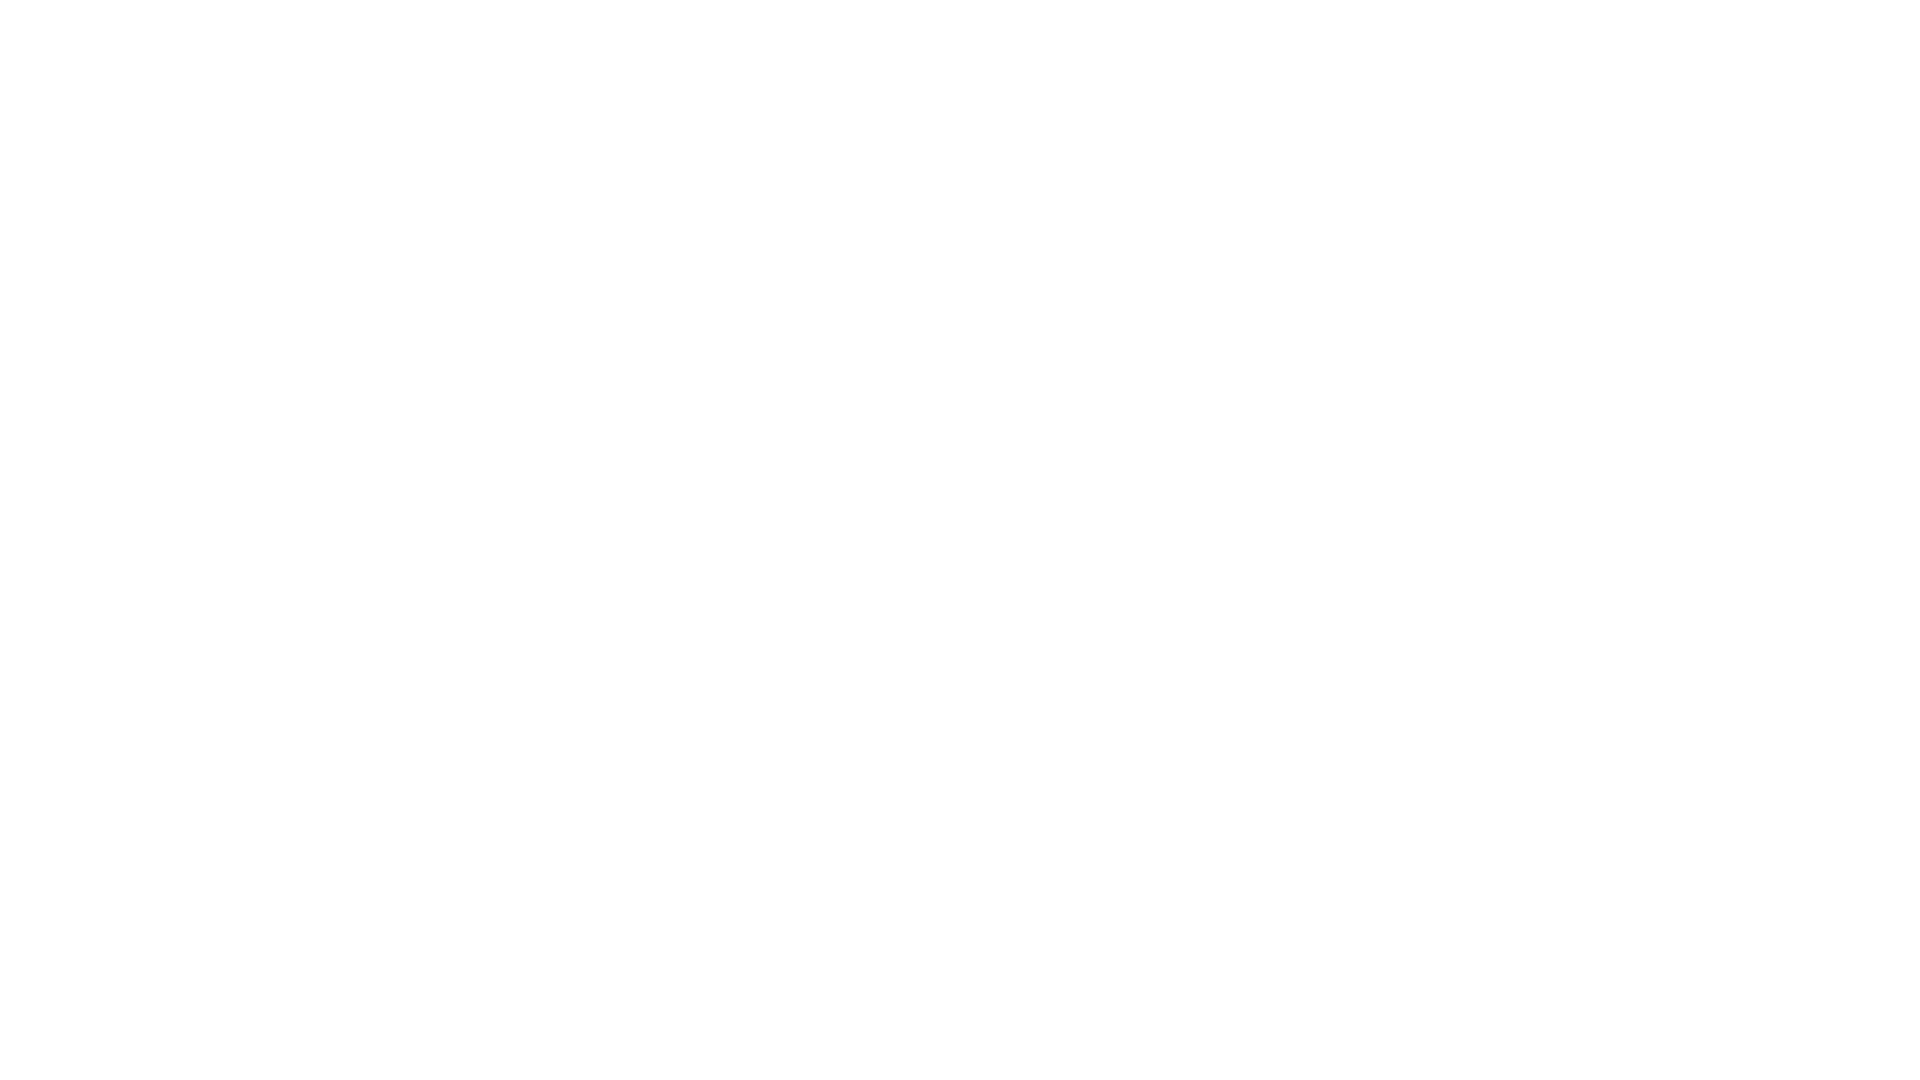  I want to click on May, so click(765, 512).